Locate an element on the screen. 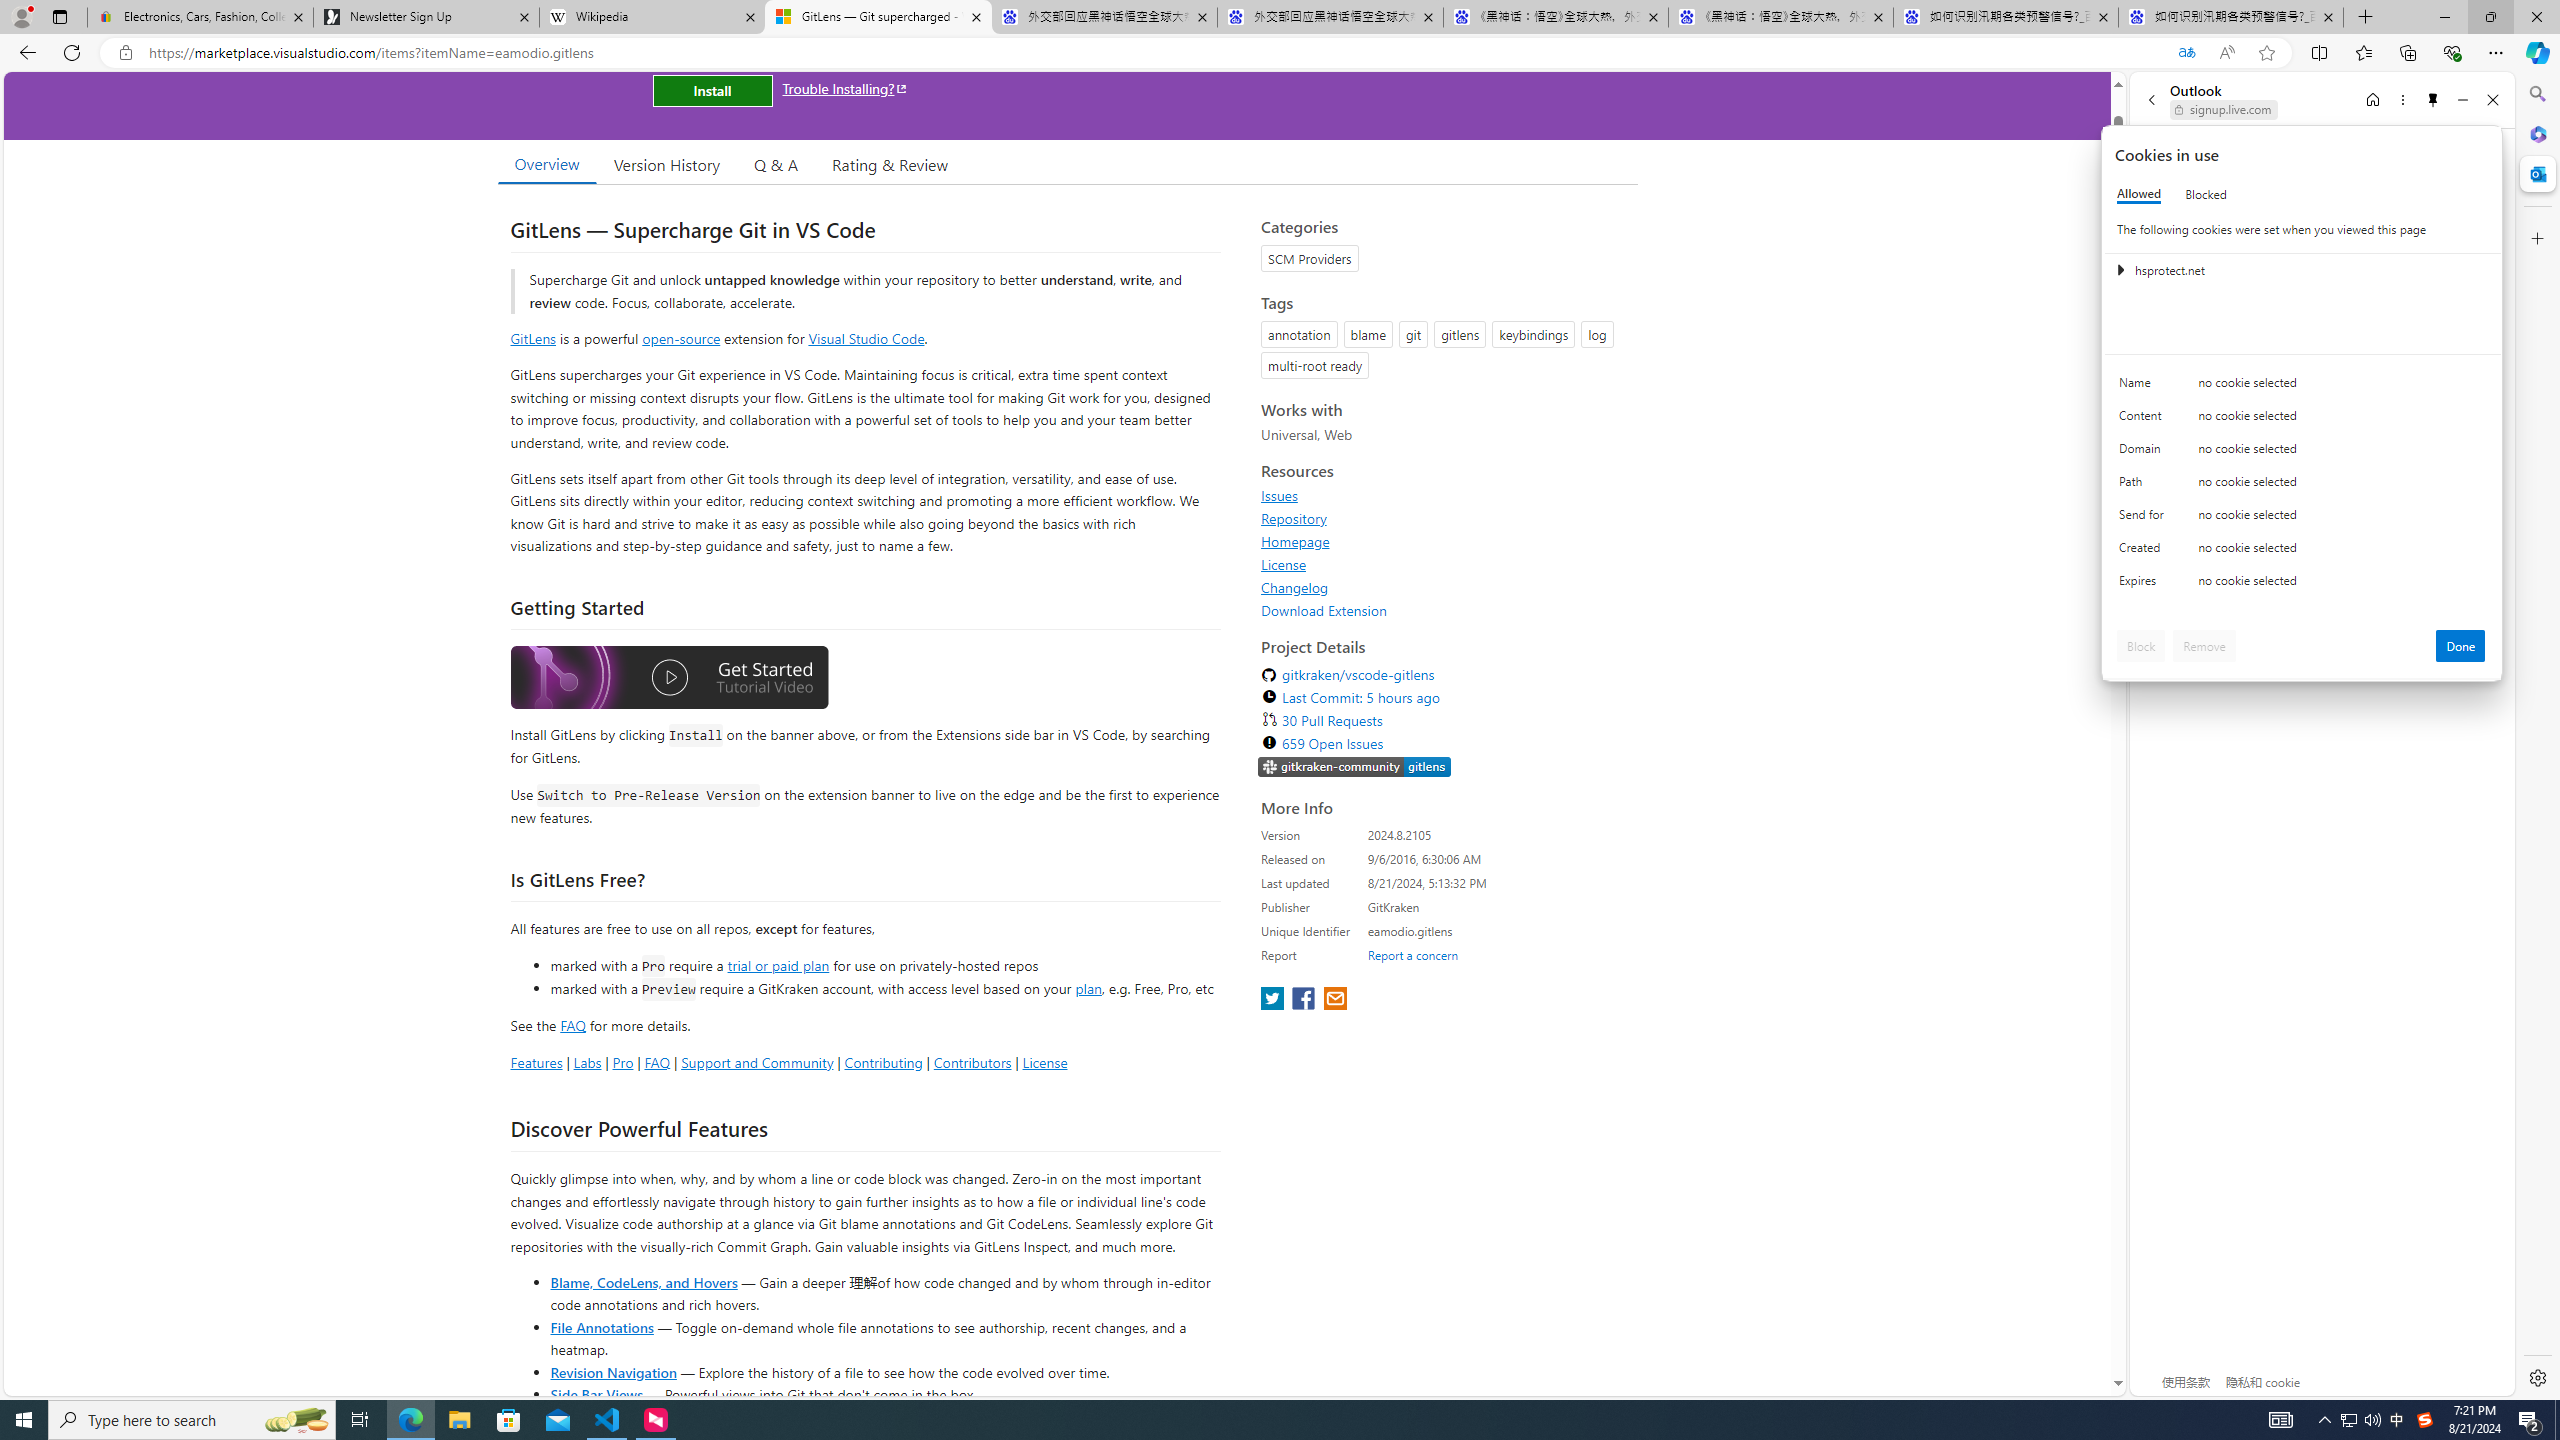 Image resolution: width=2560 pixels, height=1440 pixels. 'Content' is located at coordinates (2144, 420).